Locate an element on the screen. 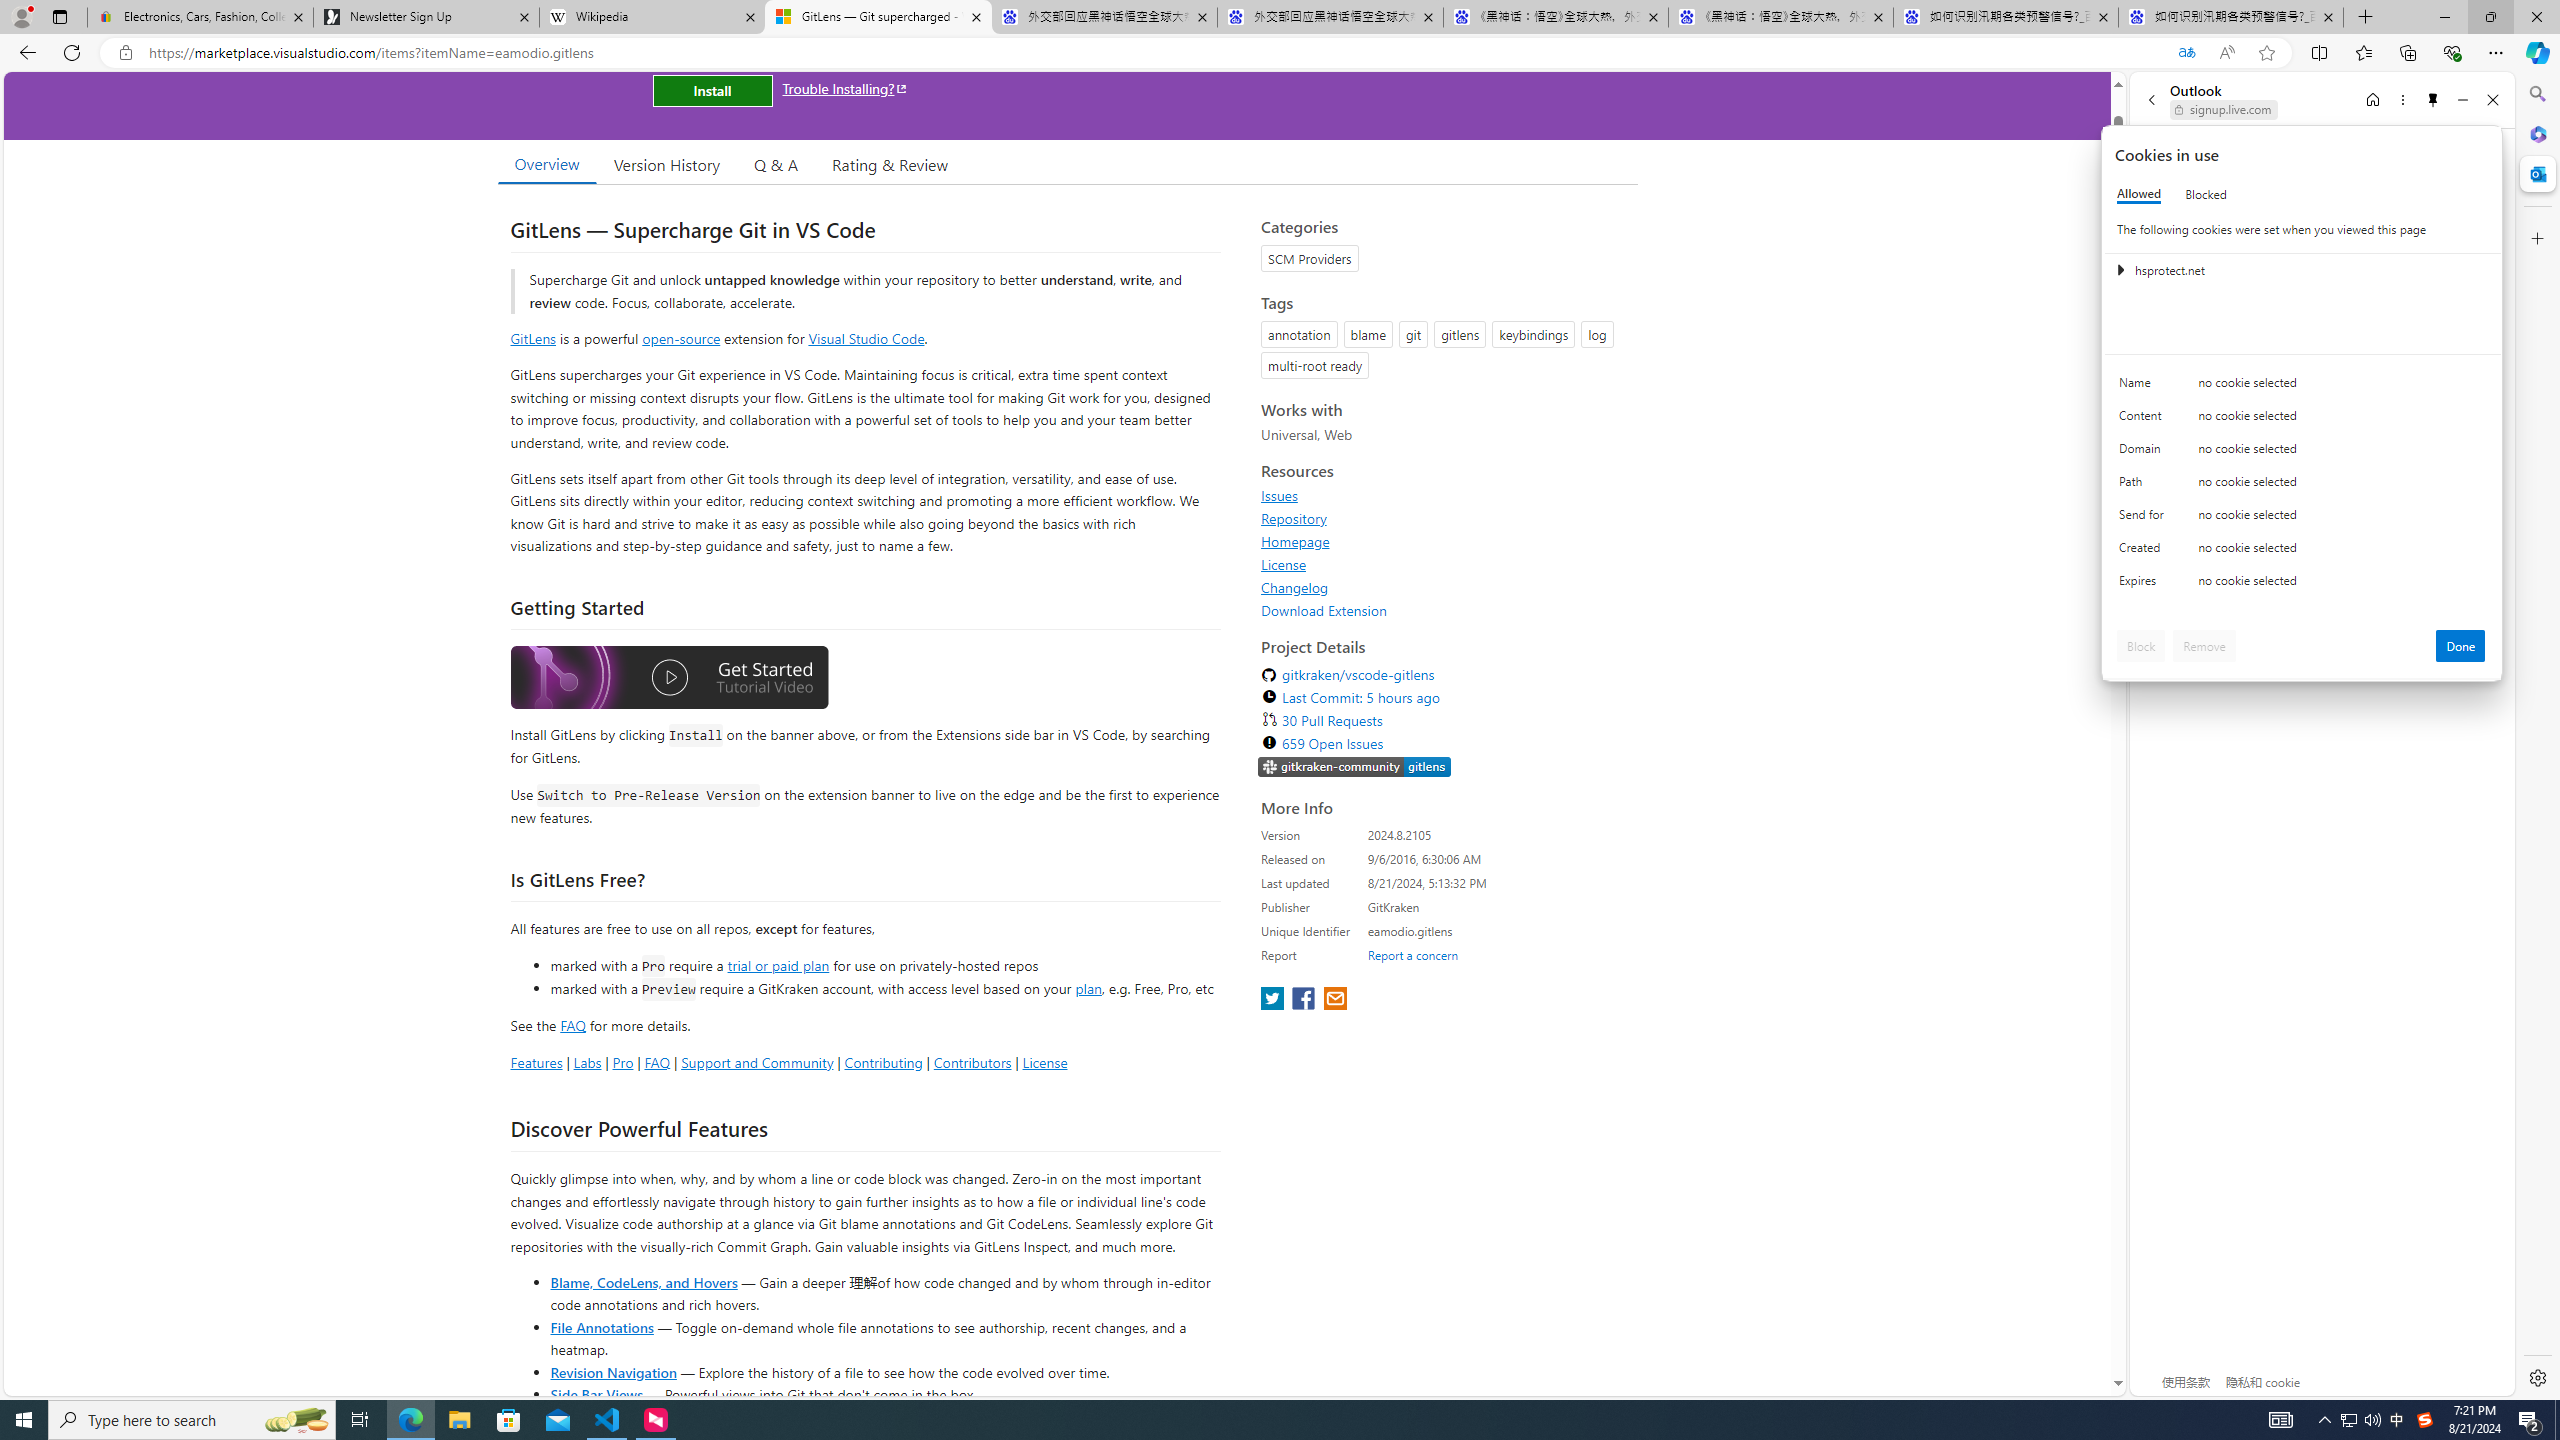 Image resolution: width=2560 pixels, height=1440 pixels. 'Content' is located at coordinates (2144, 420).